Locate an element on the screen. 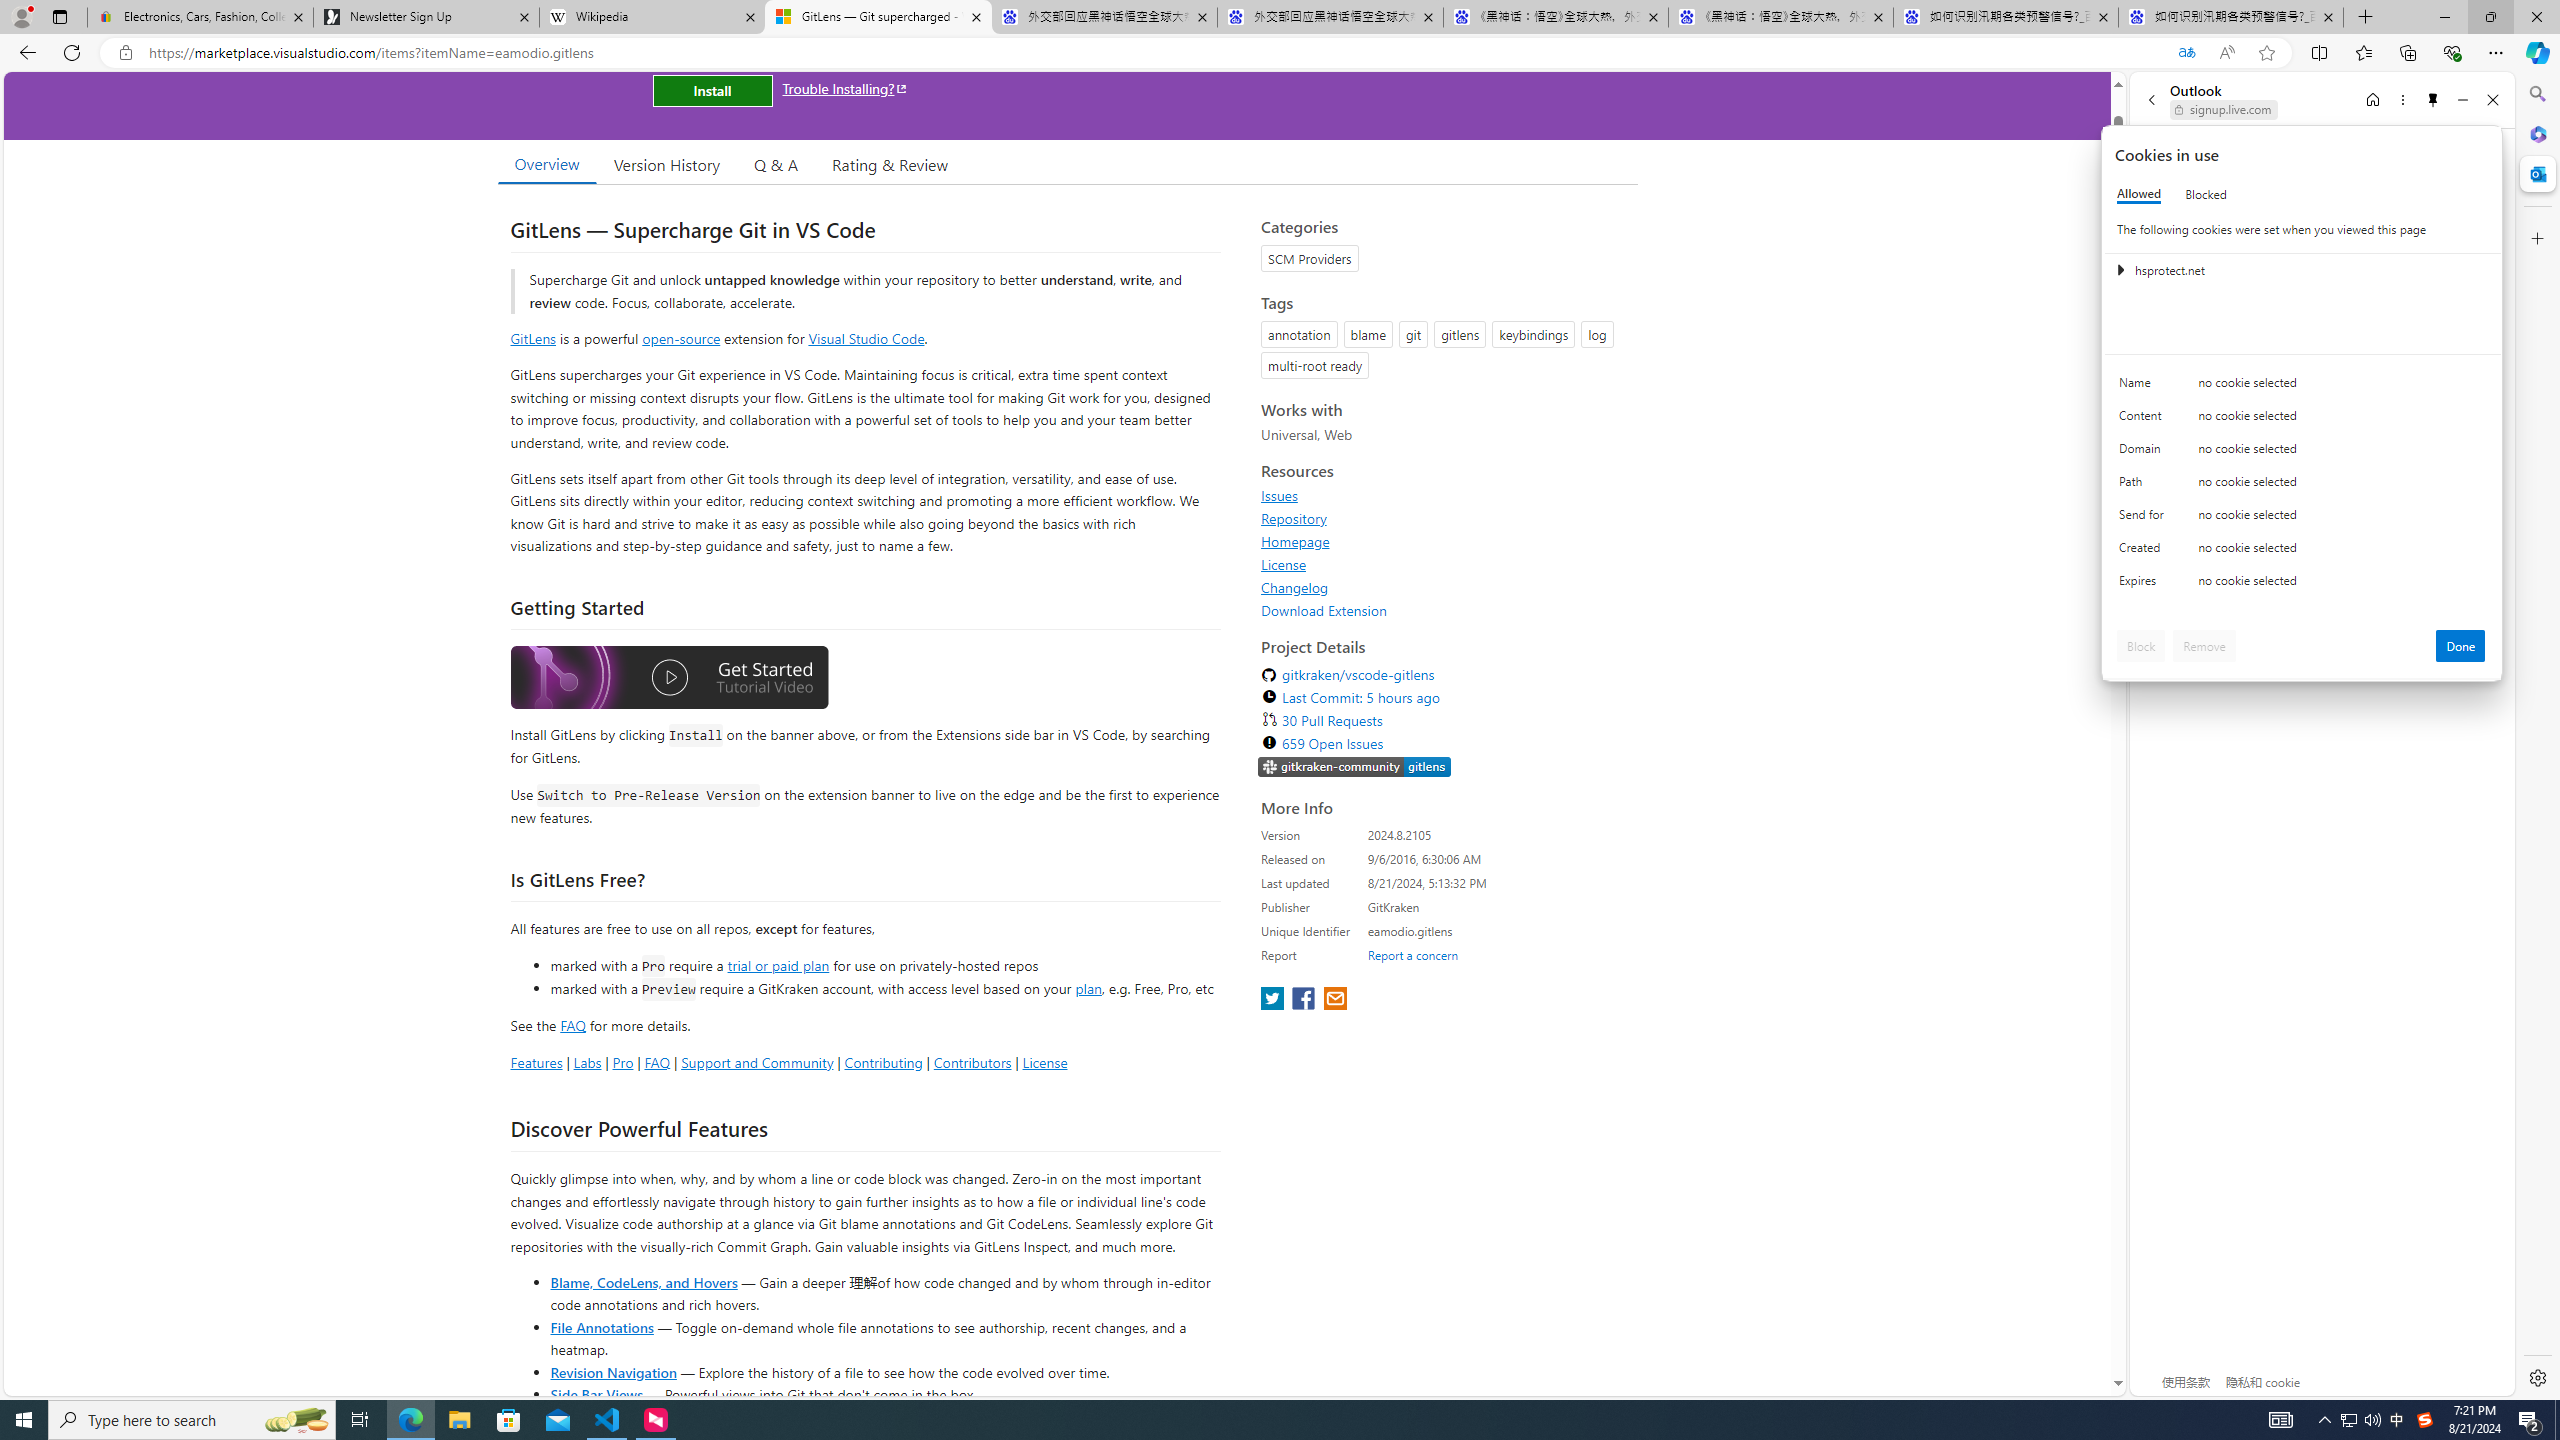 Image resolution: width=2560 pixels, height=1440 pixels. 'Content' is located at coordinates (2144, 420).